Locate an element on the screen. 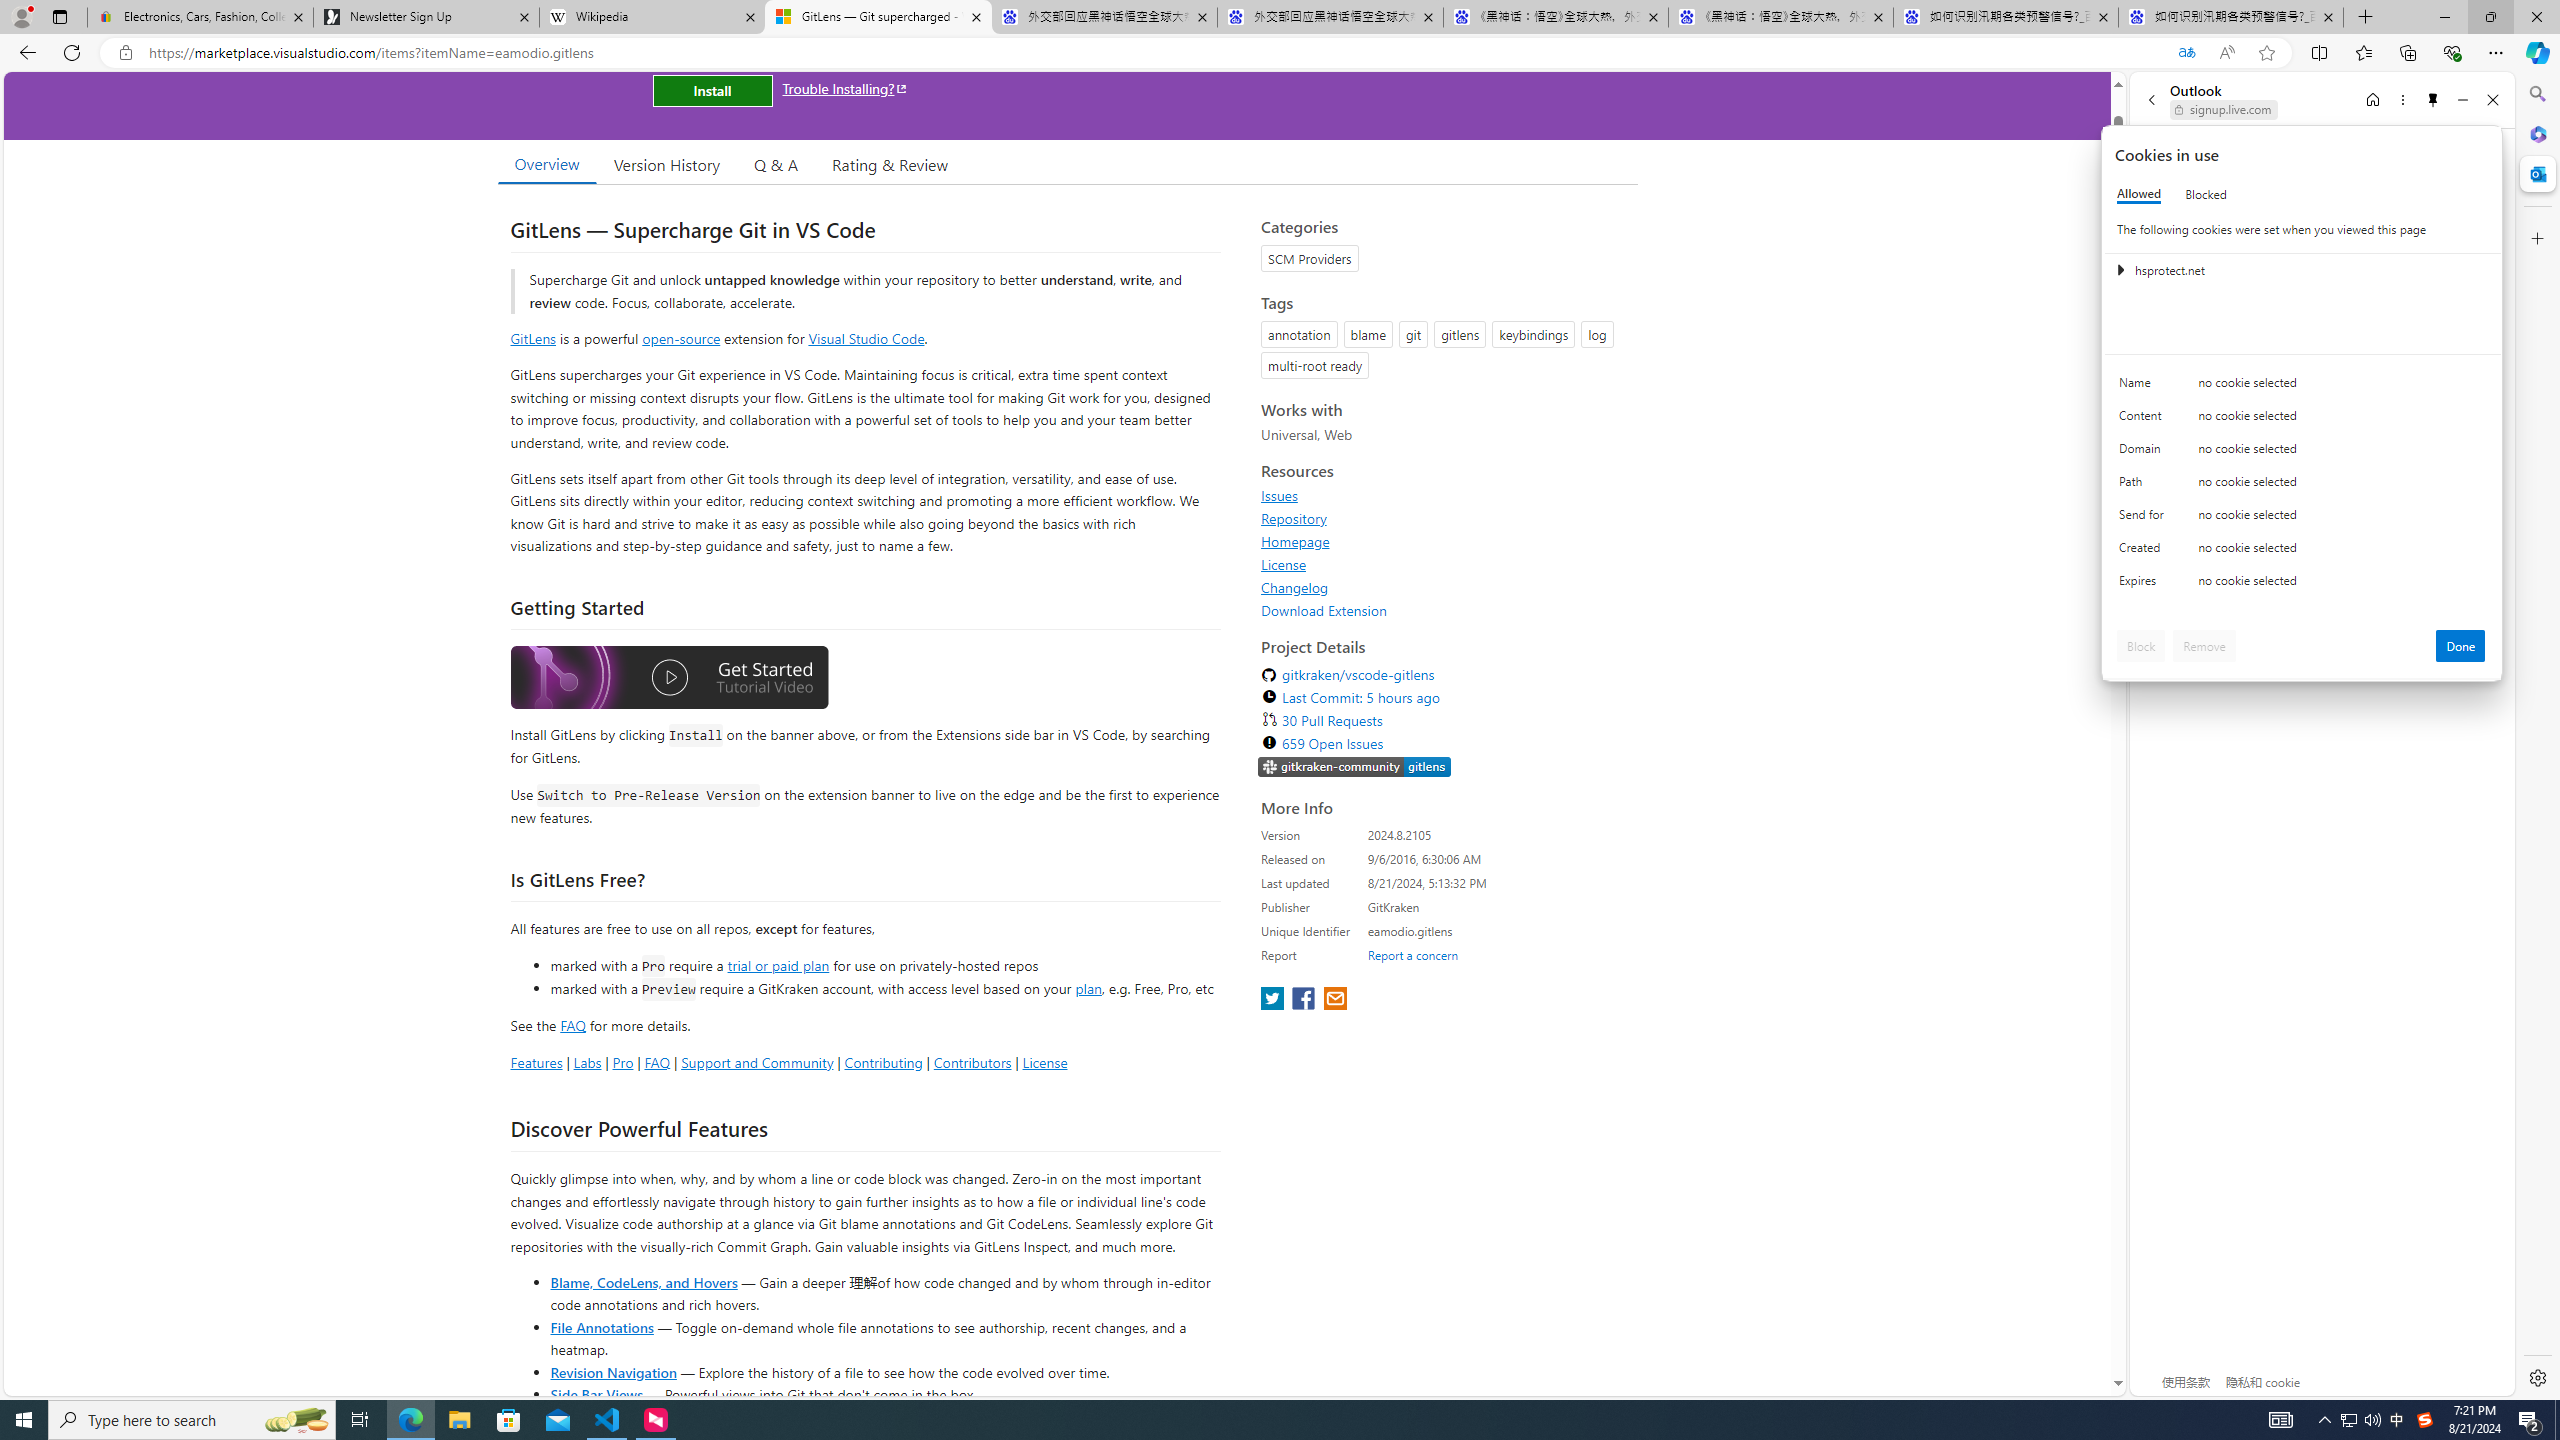 Image resolution: width=2560 pixels, height=1440 pixels. 'Content' is located at coordinates (2144, 420).